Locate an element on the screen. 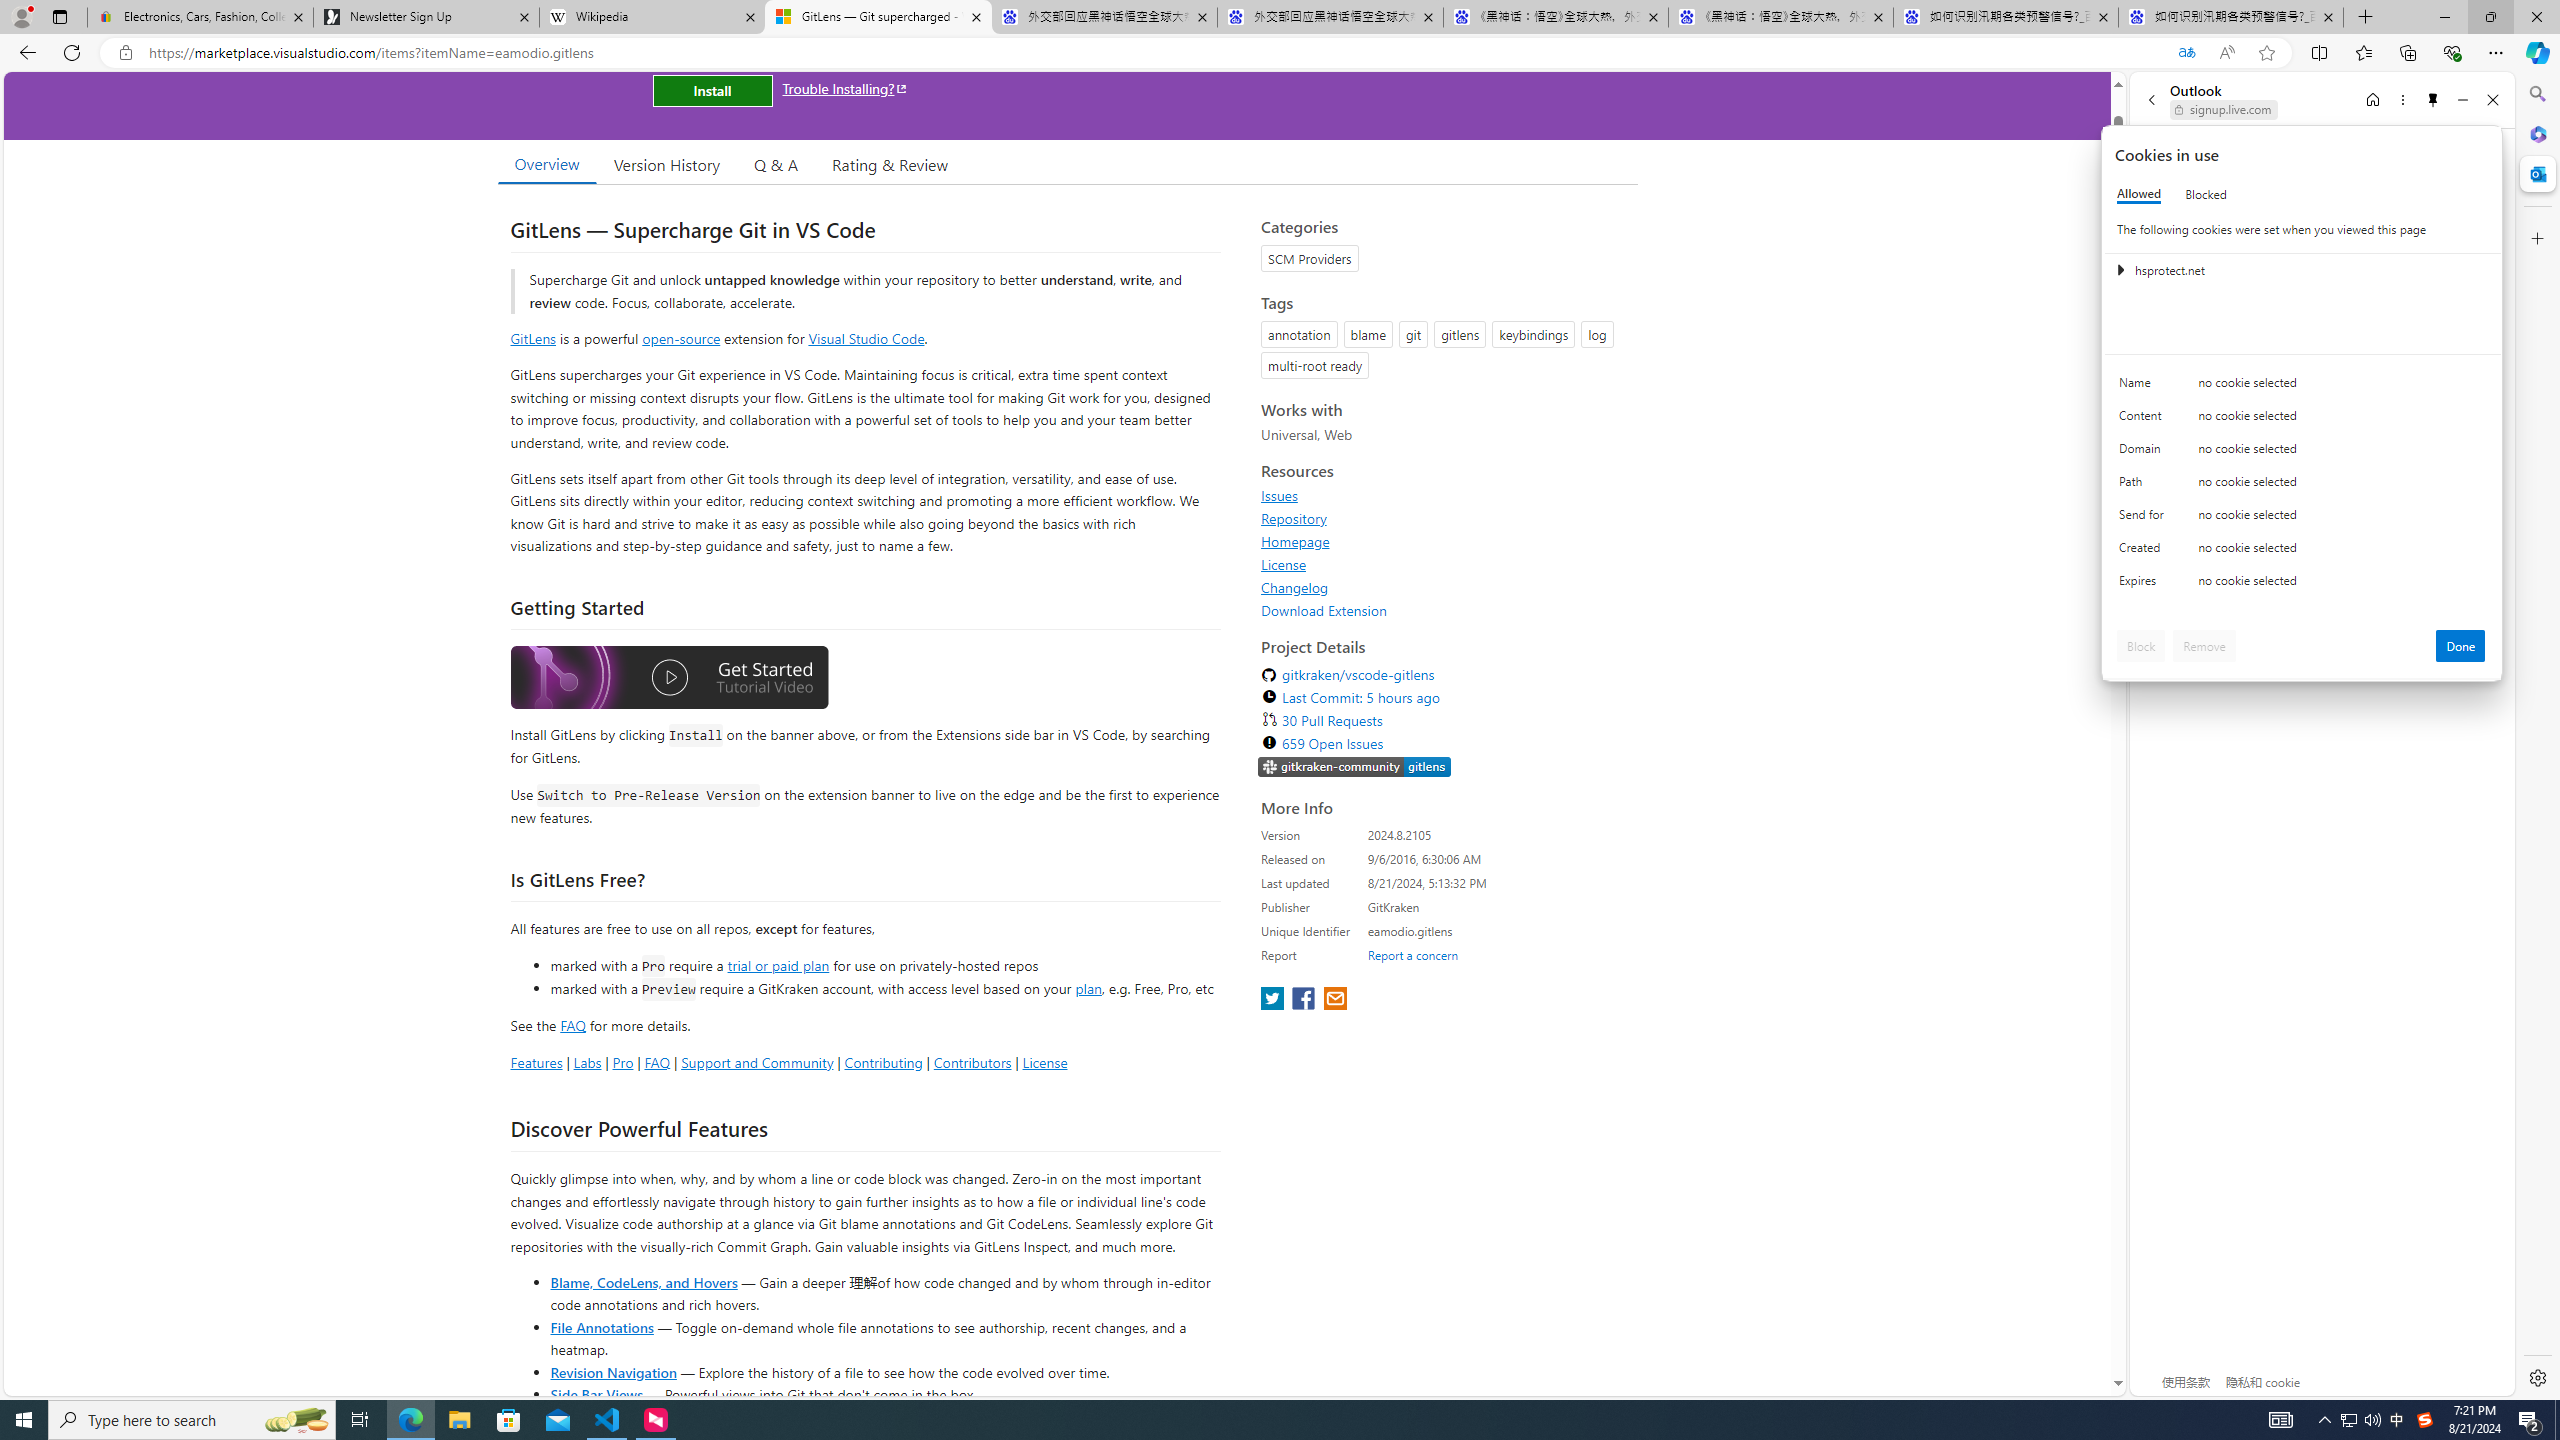 Image resolution: width=2560 pixels, height=1440 pixels. 'Content' is located at coordinates (2144, 420).